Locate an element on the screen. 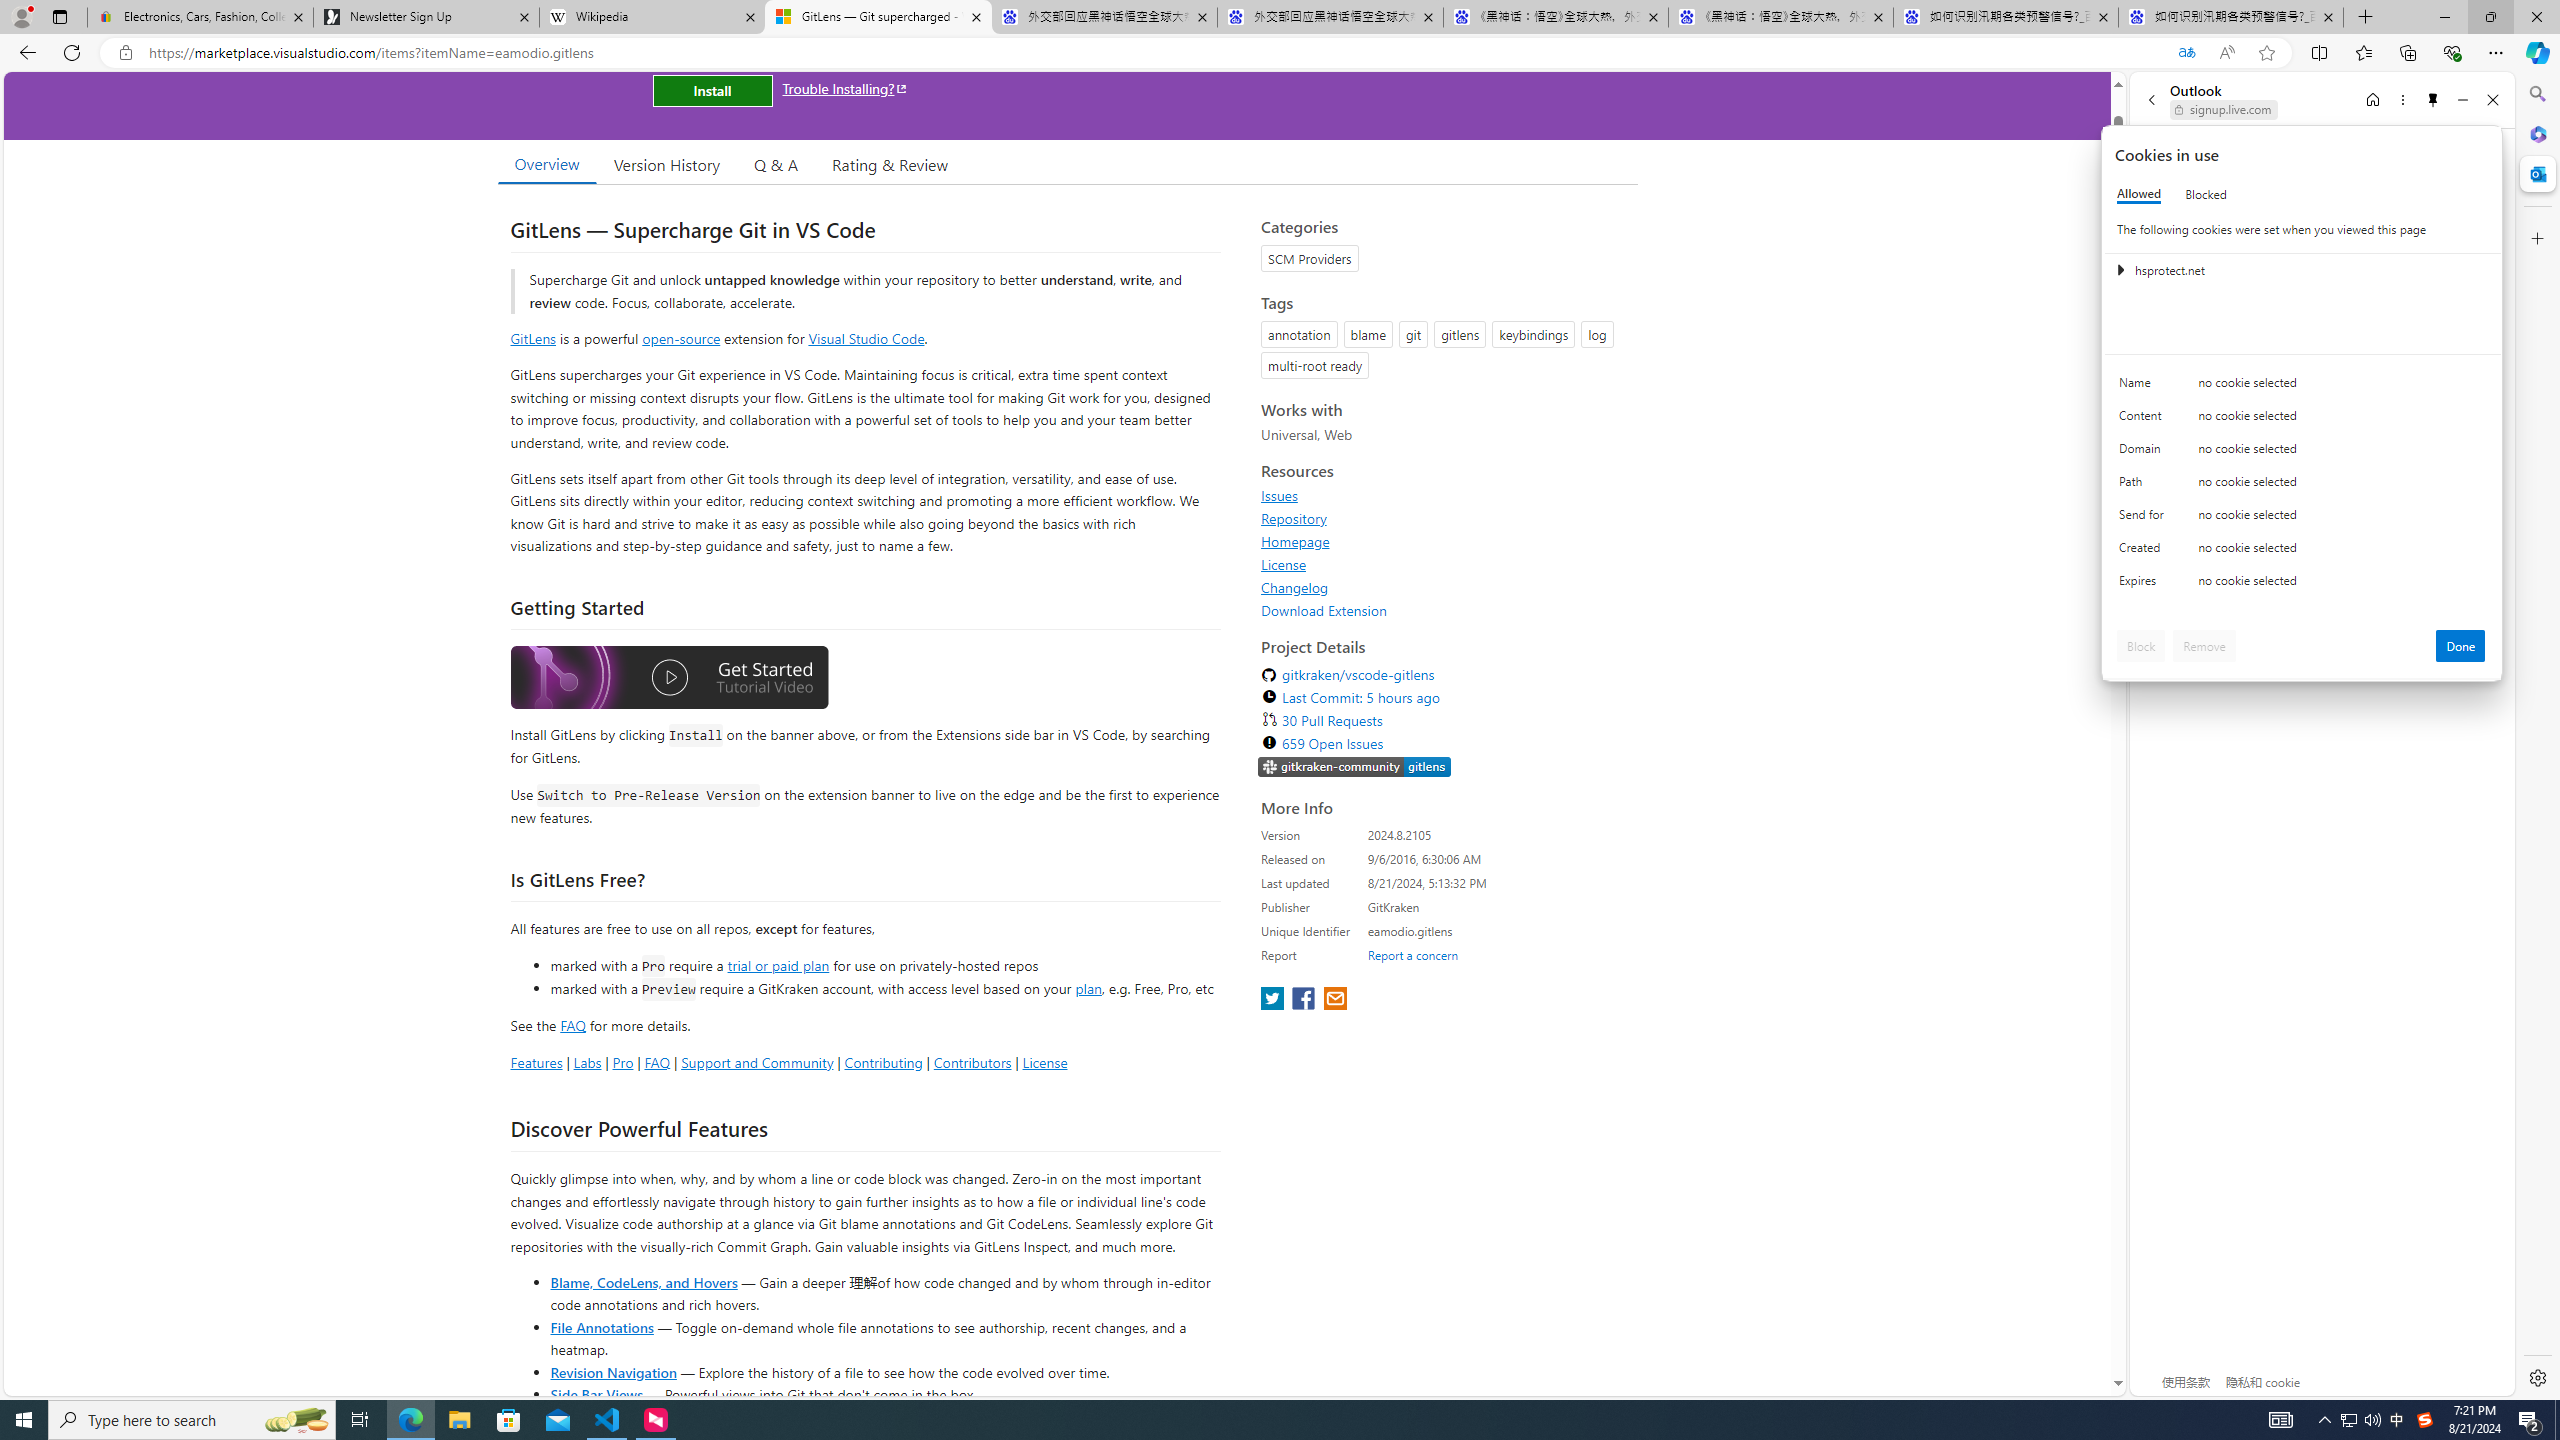 Image resolution: width=2560 pixels, height=1440 pixels. 'Content' is located at coordinates (2144, 420).